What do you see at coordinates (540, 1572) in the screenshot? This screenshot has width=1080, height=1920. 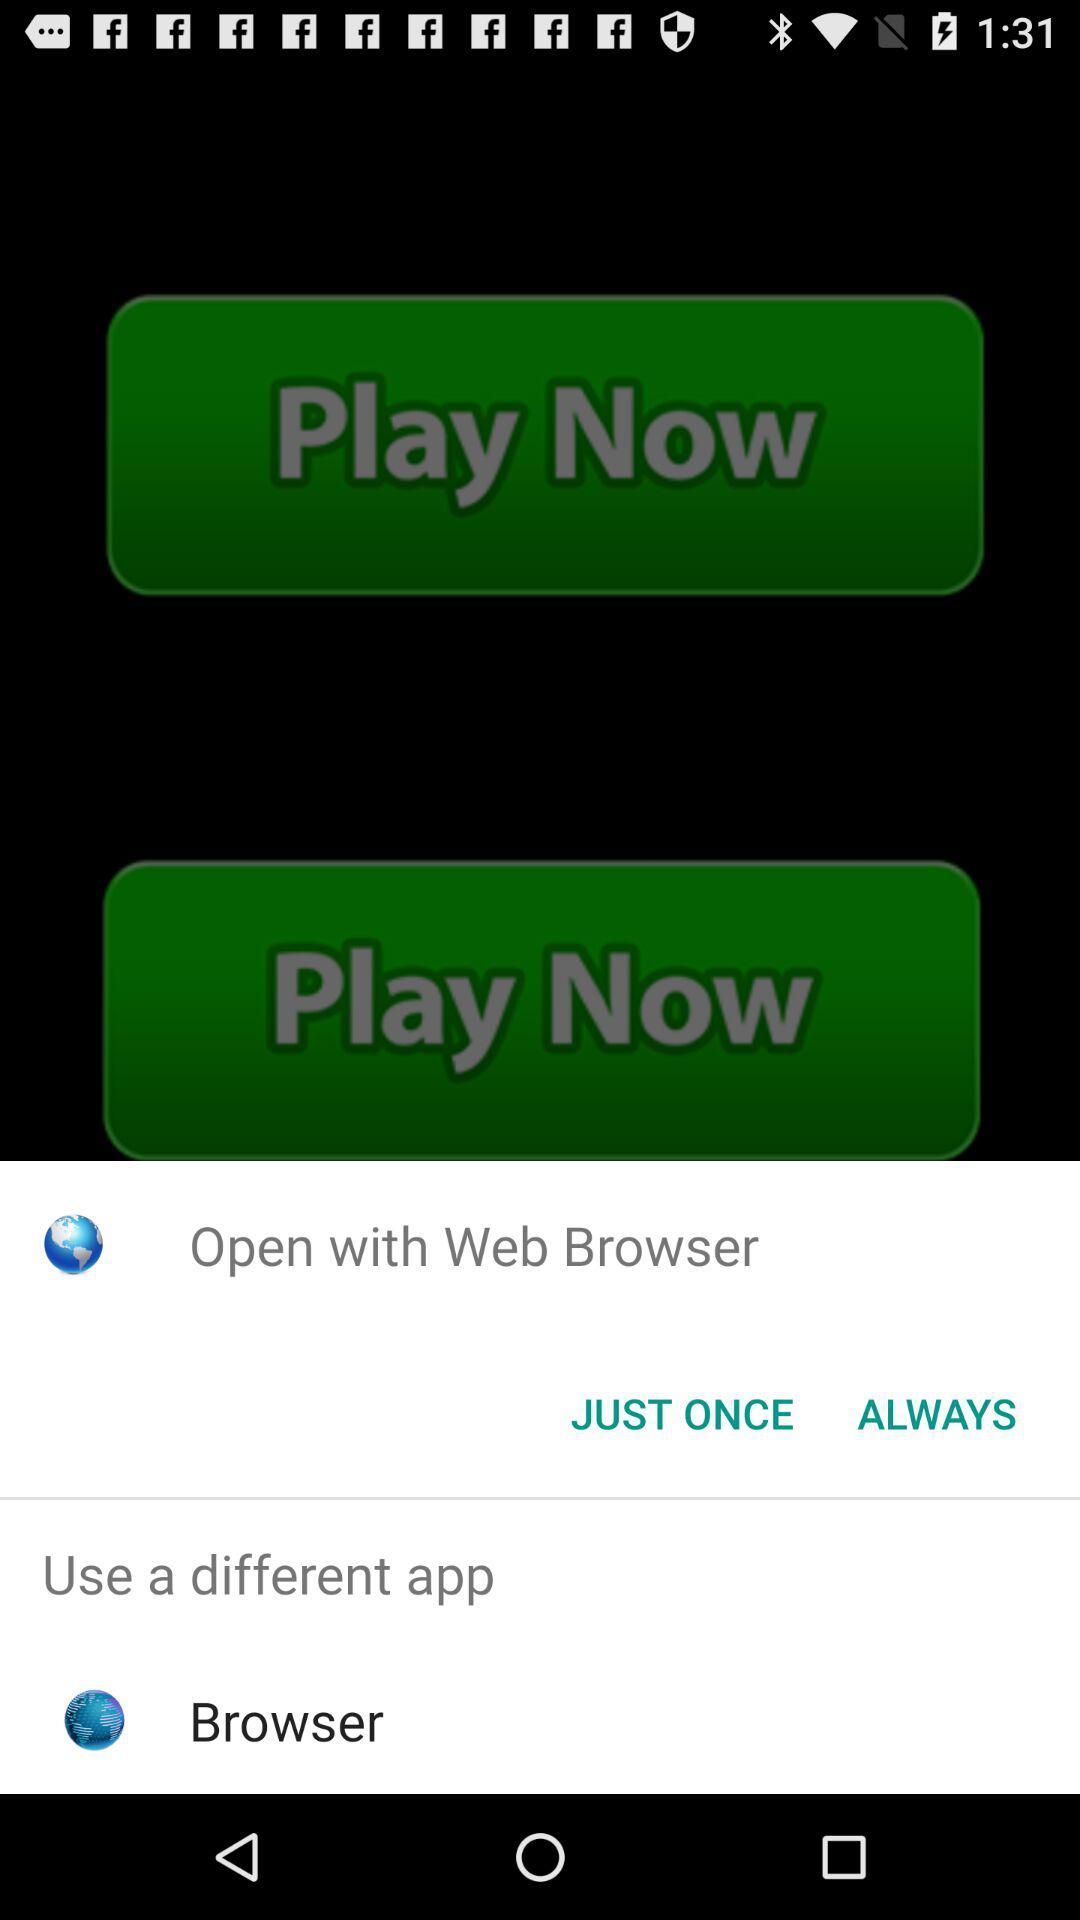 I see `use a different app` at bounding box center [540, 1572].